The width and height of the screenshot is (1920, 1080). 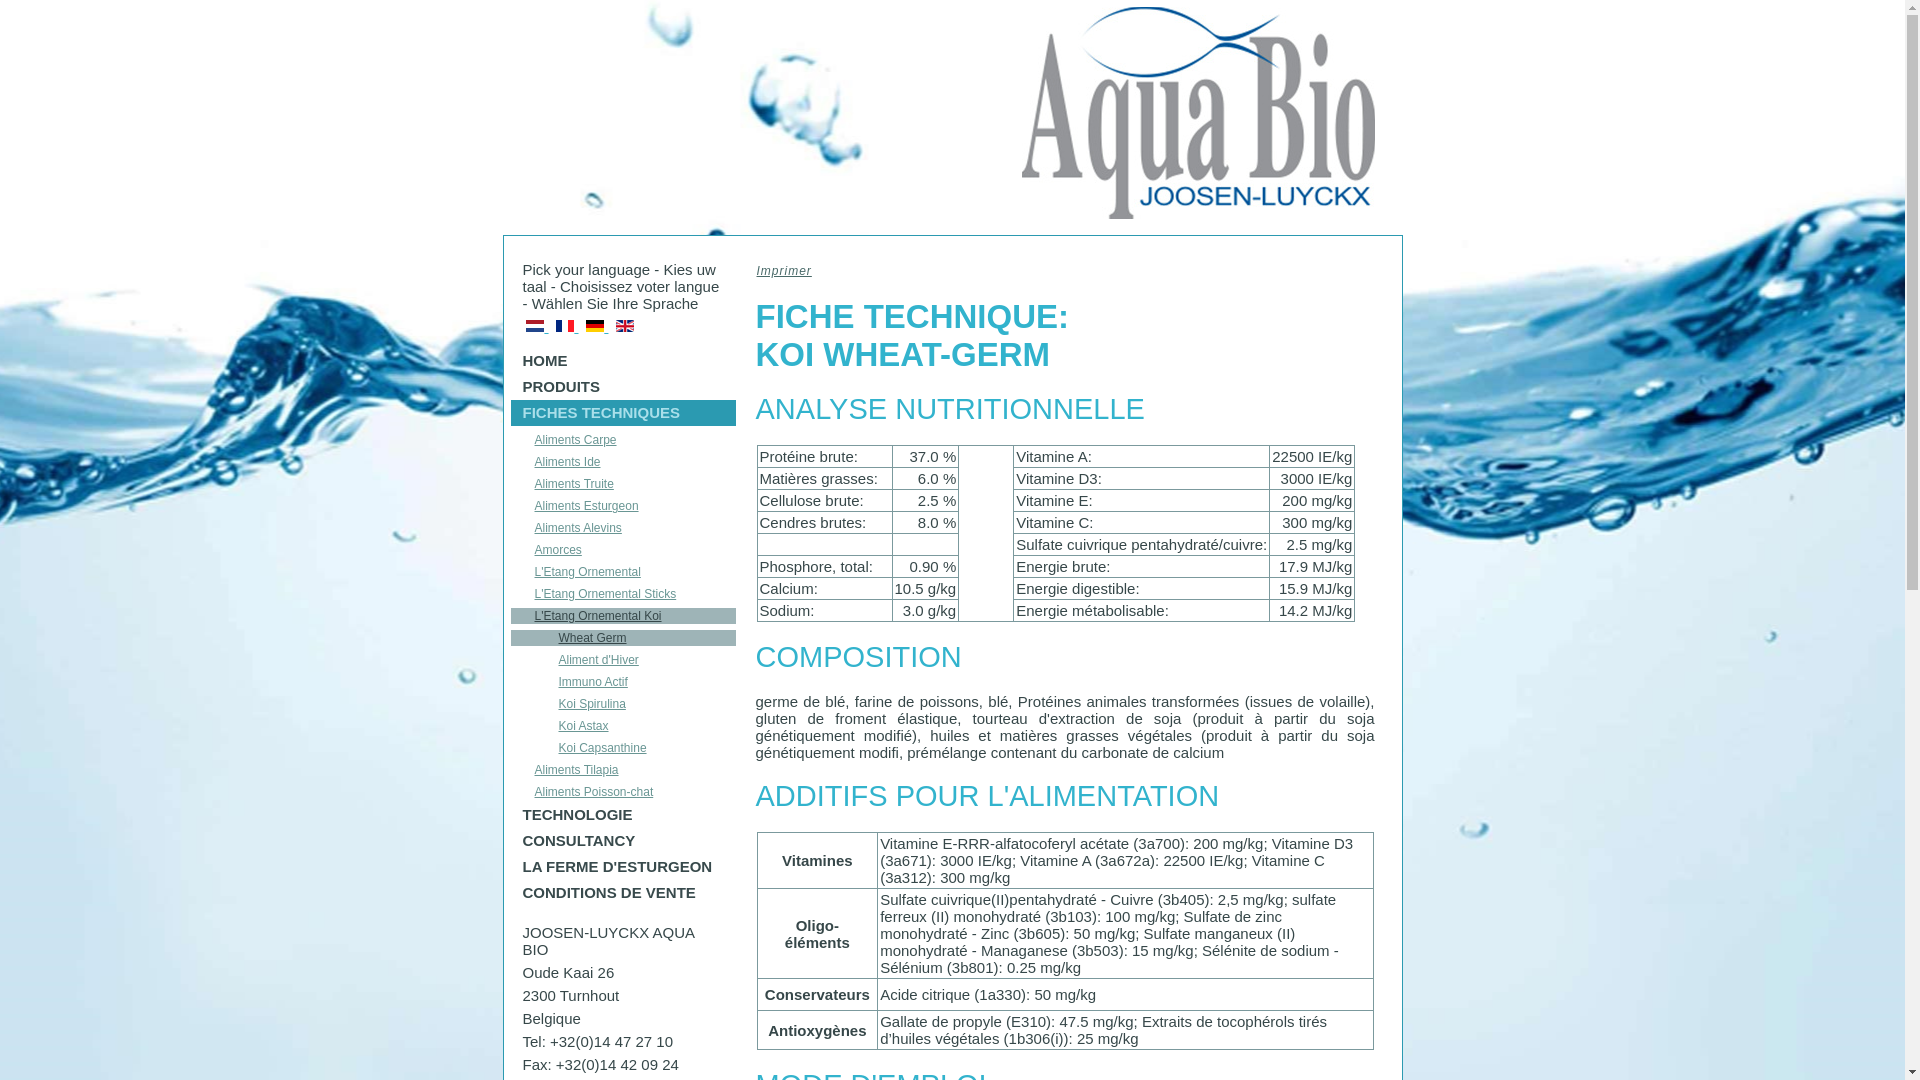 What do you see at coordinates (623, 325) in the screenshot?
I see `'English (UK)'` at bounding box center [623, 325].